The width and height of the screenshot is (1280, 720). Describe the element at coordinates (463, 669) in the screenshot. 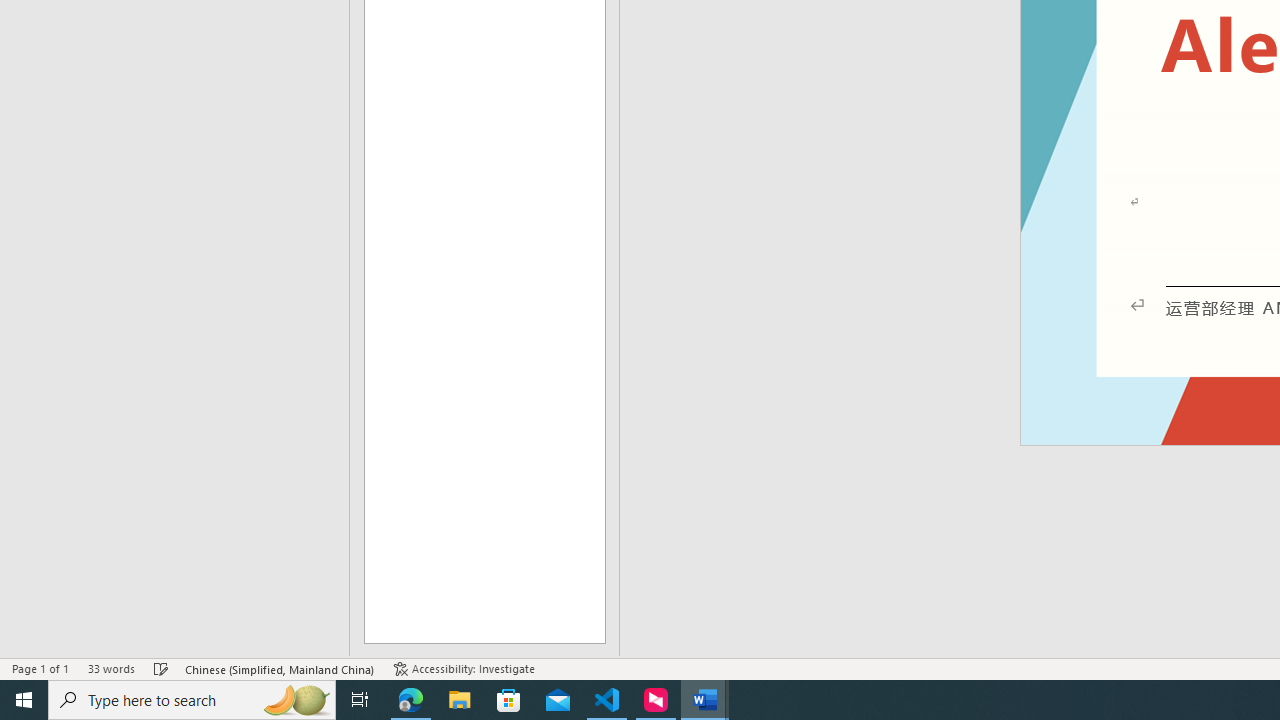

I see `'Accessibility Checker Accessibility: Investigate'` at that location.